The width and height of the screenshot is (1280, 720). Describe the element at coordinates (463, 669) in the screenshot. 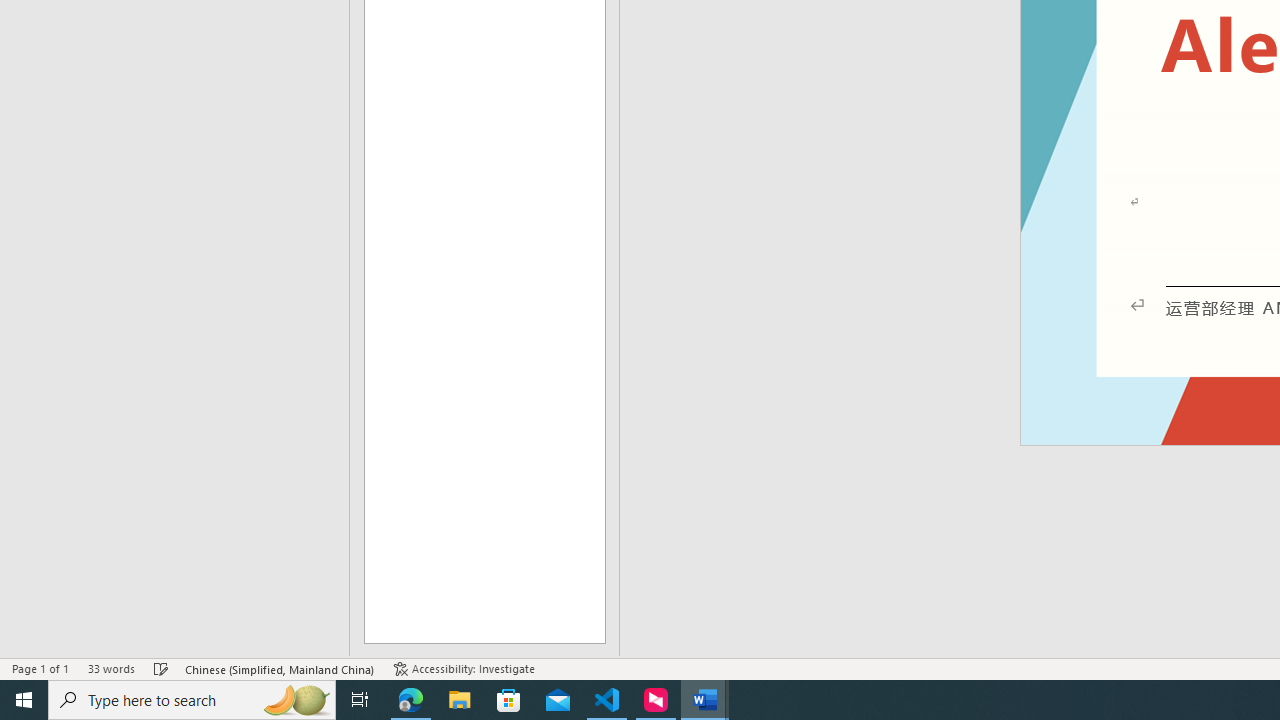

I see `'Accessibility Checker Accessibility: Investigate'` at that location.